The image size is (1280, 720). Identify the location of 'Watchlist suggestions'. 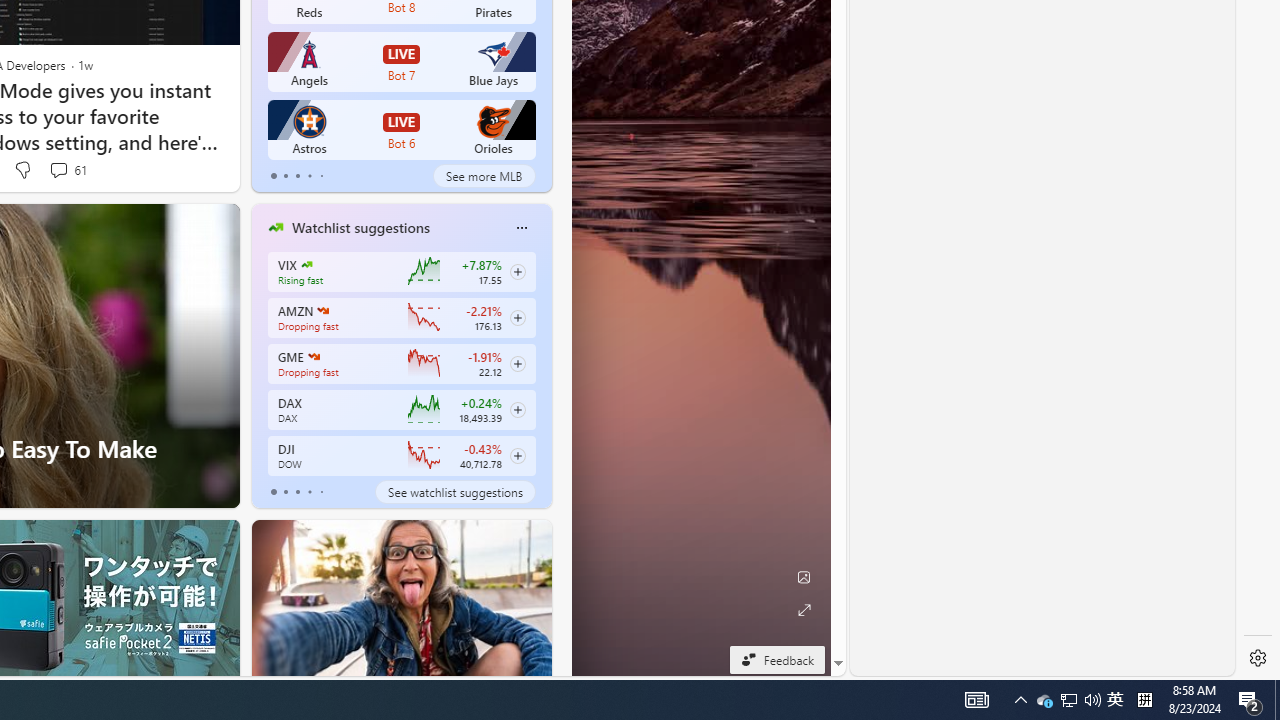
(360, 226).